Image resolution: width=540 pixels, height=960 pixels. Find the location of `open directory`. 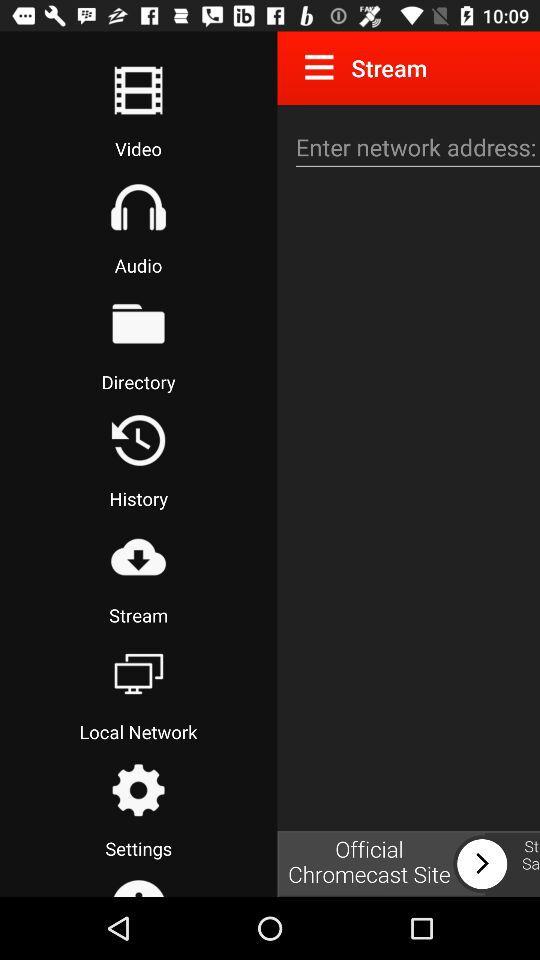

open directory is located at coordinates (137, 323).